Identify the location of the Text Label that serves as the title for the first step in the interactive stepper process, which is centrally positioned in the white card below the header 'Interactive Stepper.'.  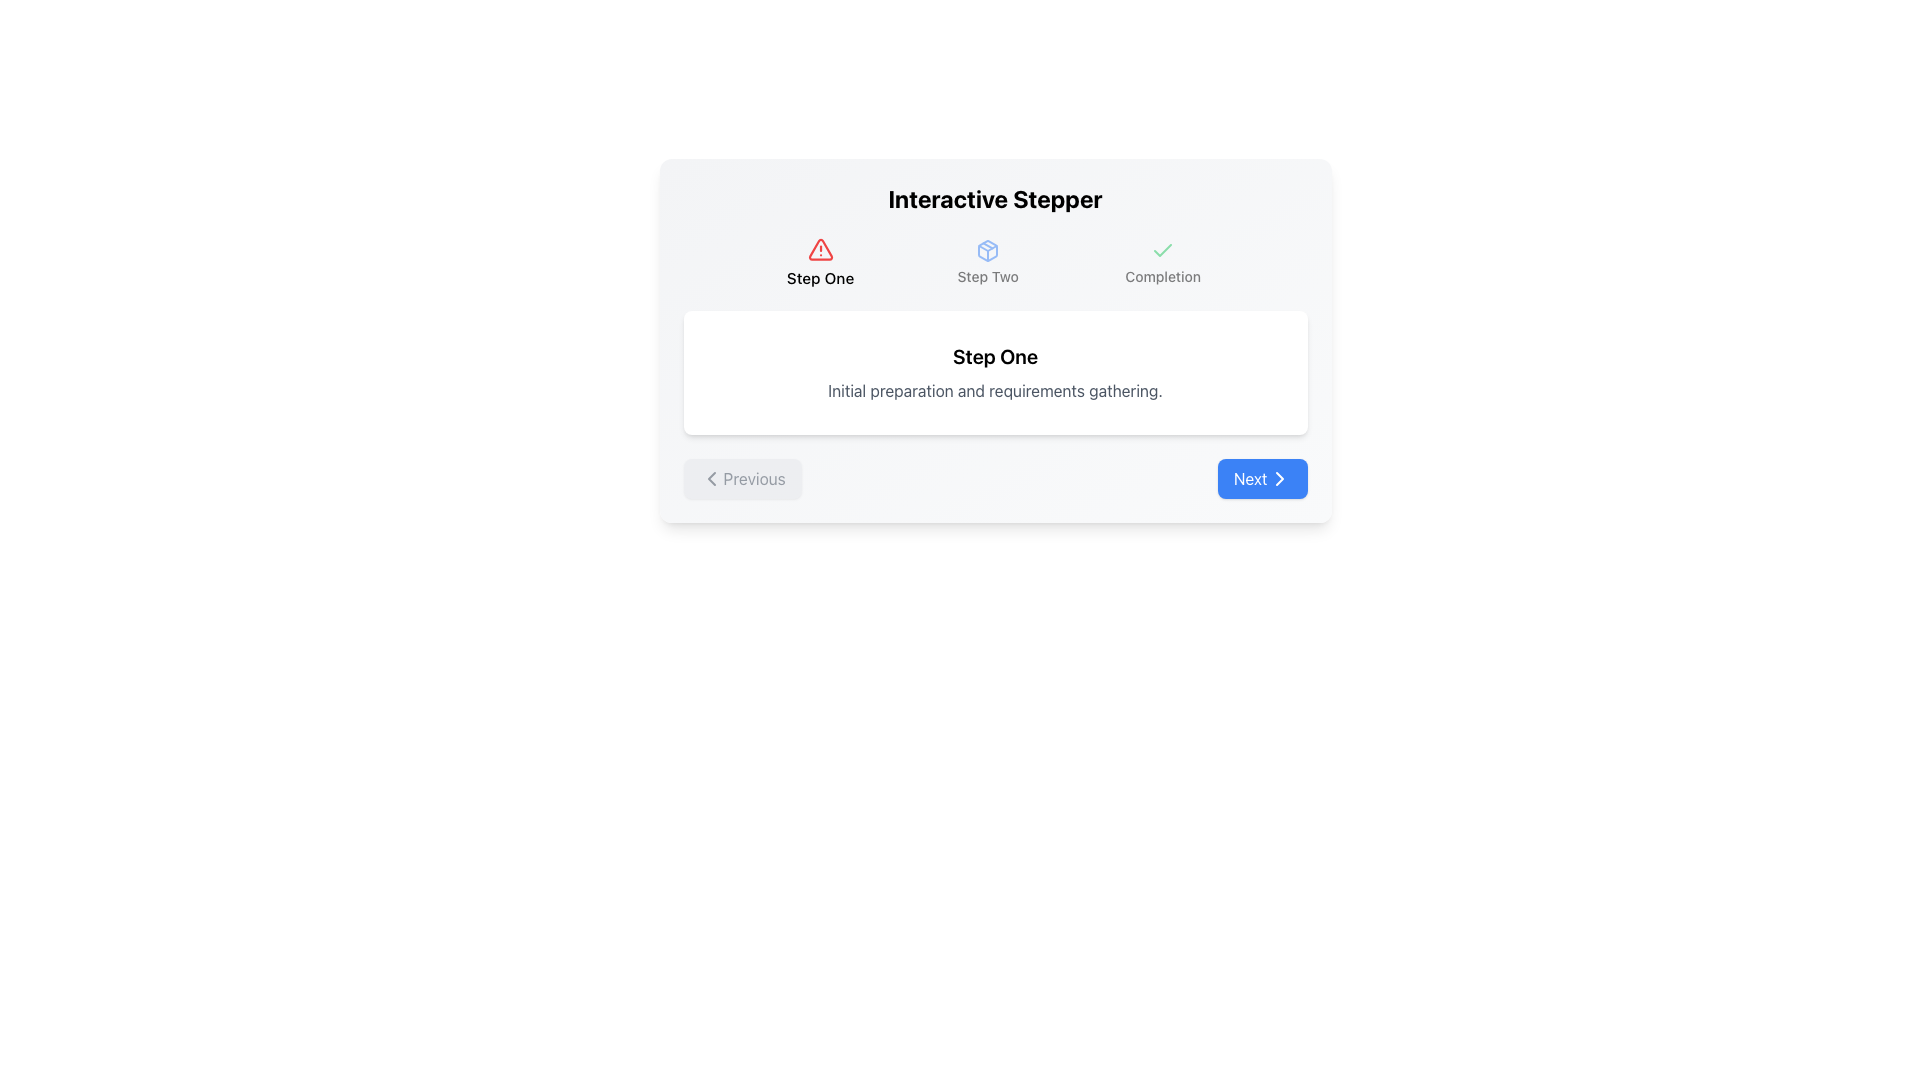
(995, 356).